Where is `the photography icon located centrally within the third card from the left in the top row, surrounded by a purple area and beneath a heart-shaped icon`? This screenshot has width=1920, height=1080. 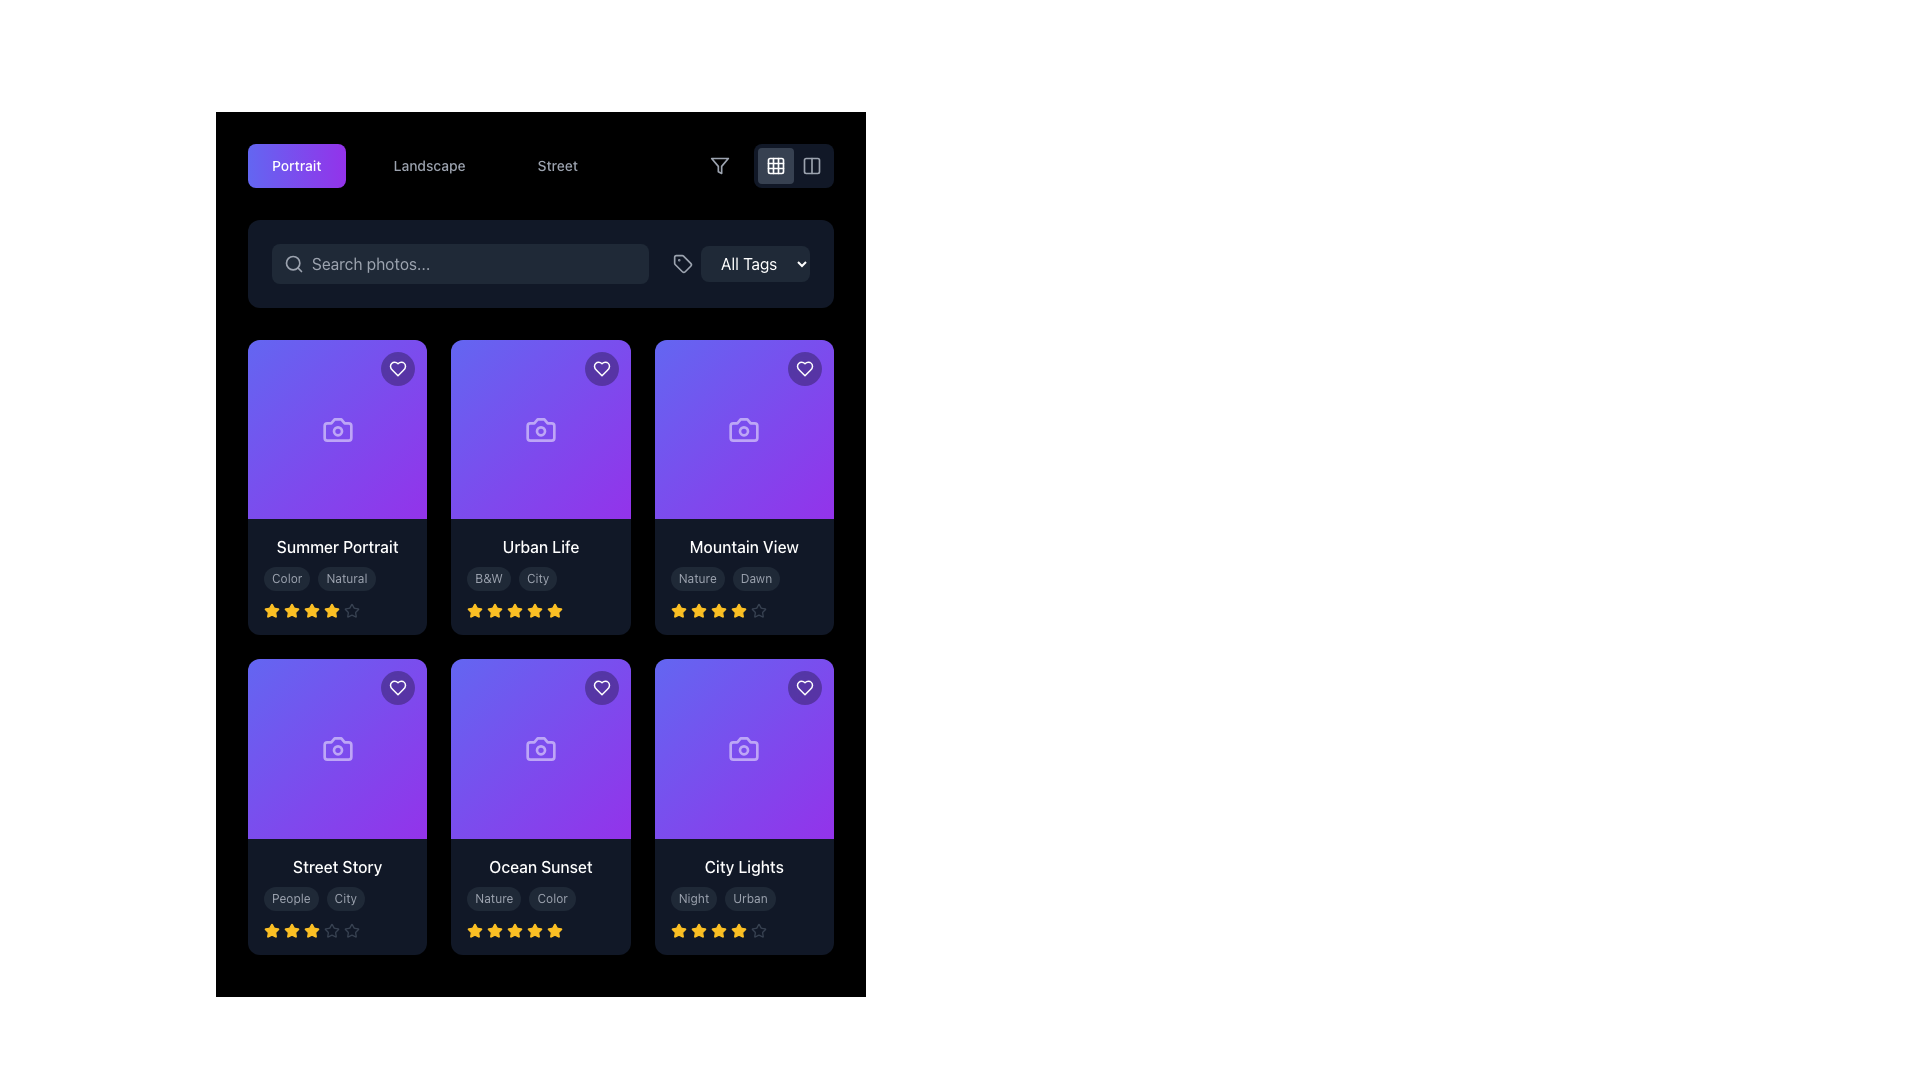
the photography icon located centrally within the third card from the left in the top row, surrounded by a purple area and beneath a heart-shaped icon is located at coordinates (743, 428).